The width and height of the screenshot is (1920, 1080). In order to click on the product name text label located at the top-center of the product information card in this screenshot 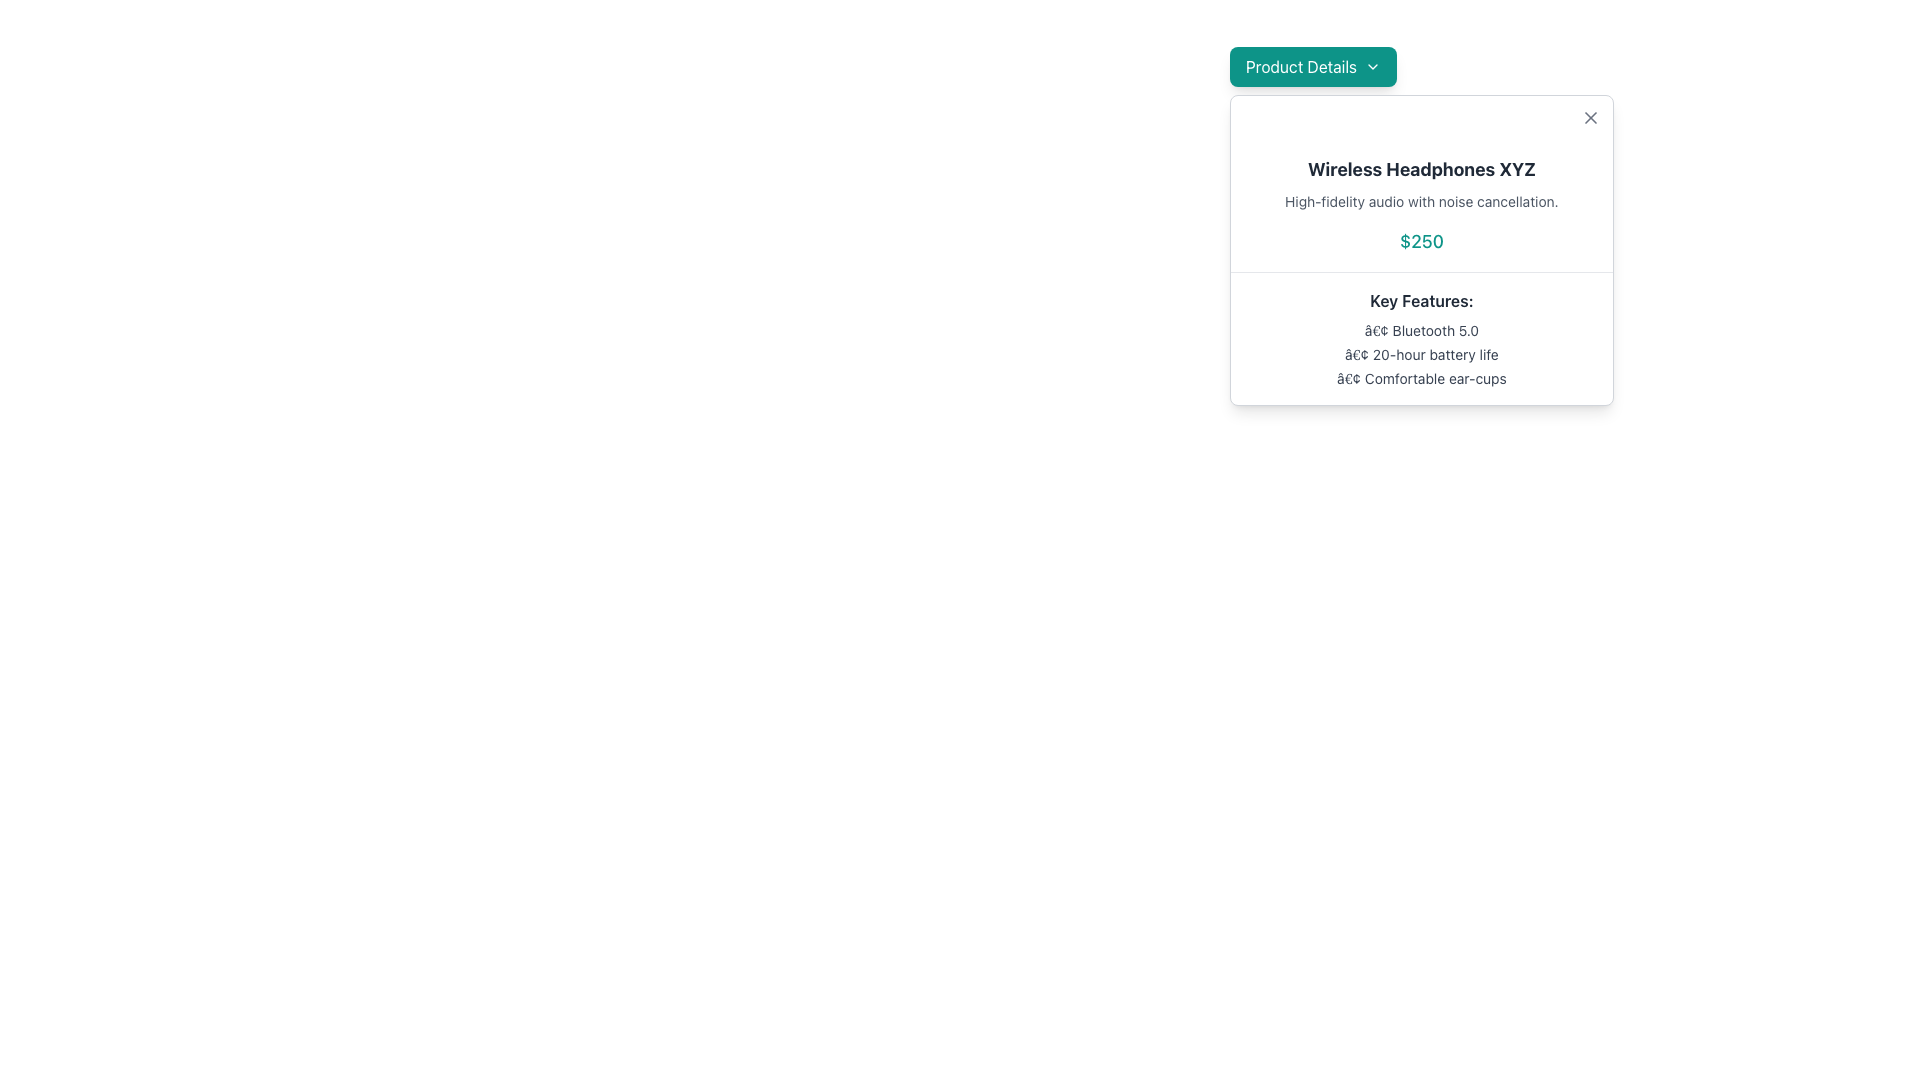, I will do `click(1420, 168)`.